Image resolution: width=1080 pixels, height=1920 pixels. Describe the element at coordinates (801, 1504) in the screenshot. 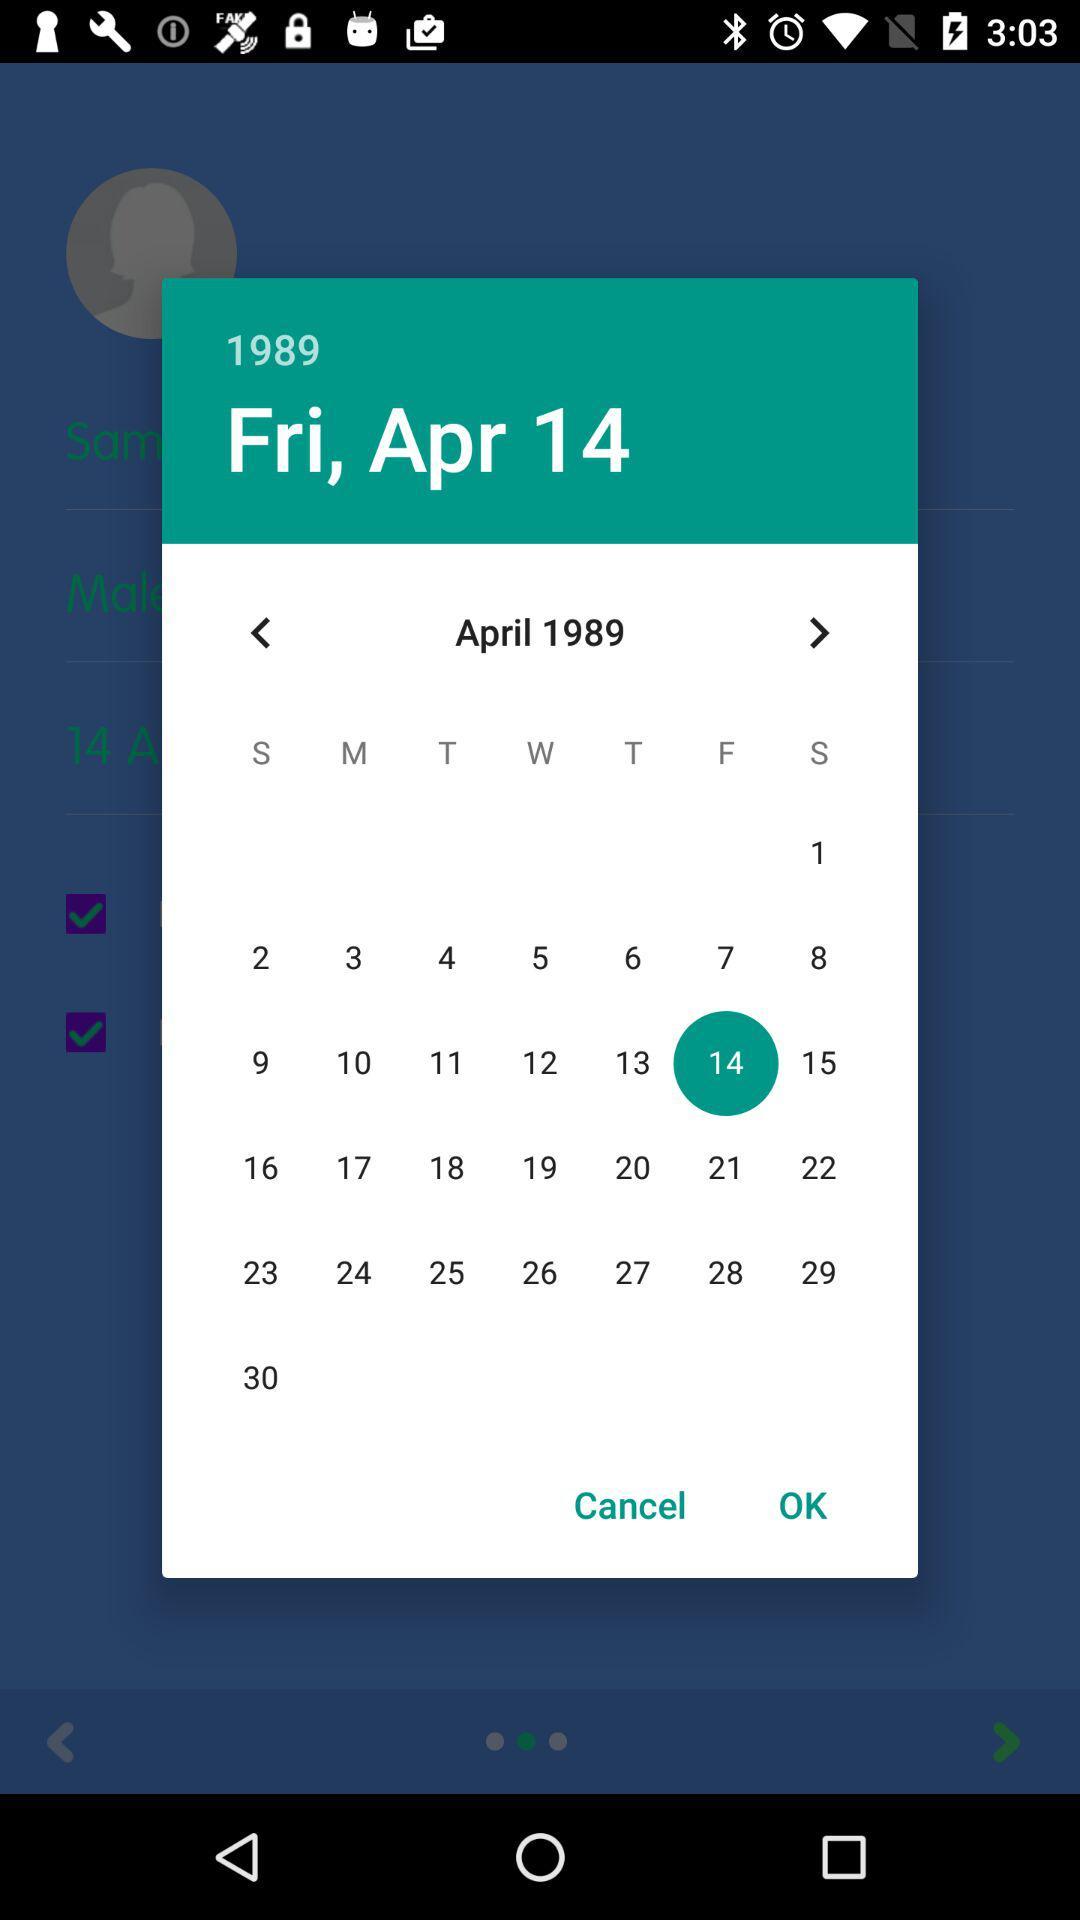

I see `item next to cancel icon` at that location.